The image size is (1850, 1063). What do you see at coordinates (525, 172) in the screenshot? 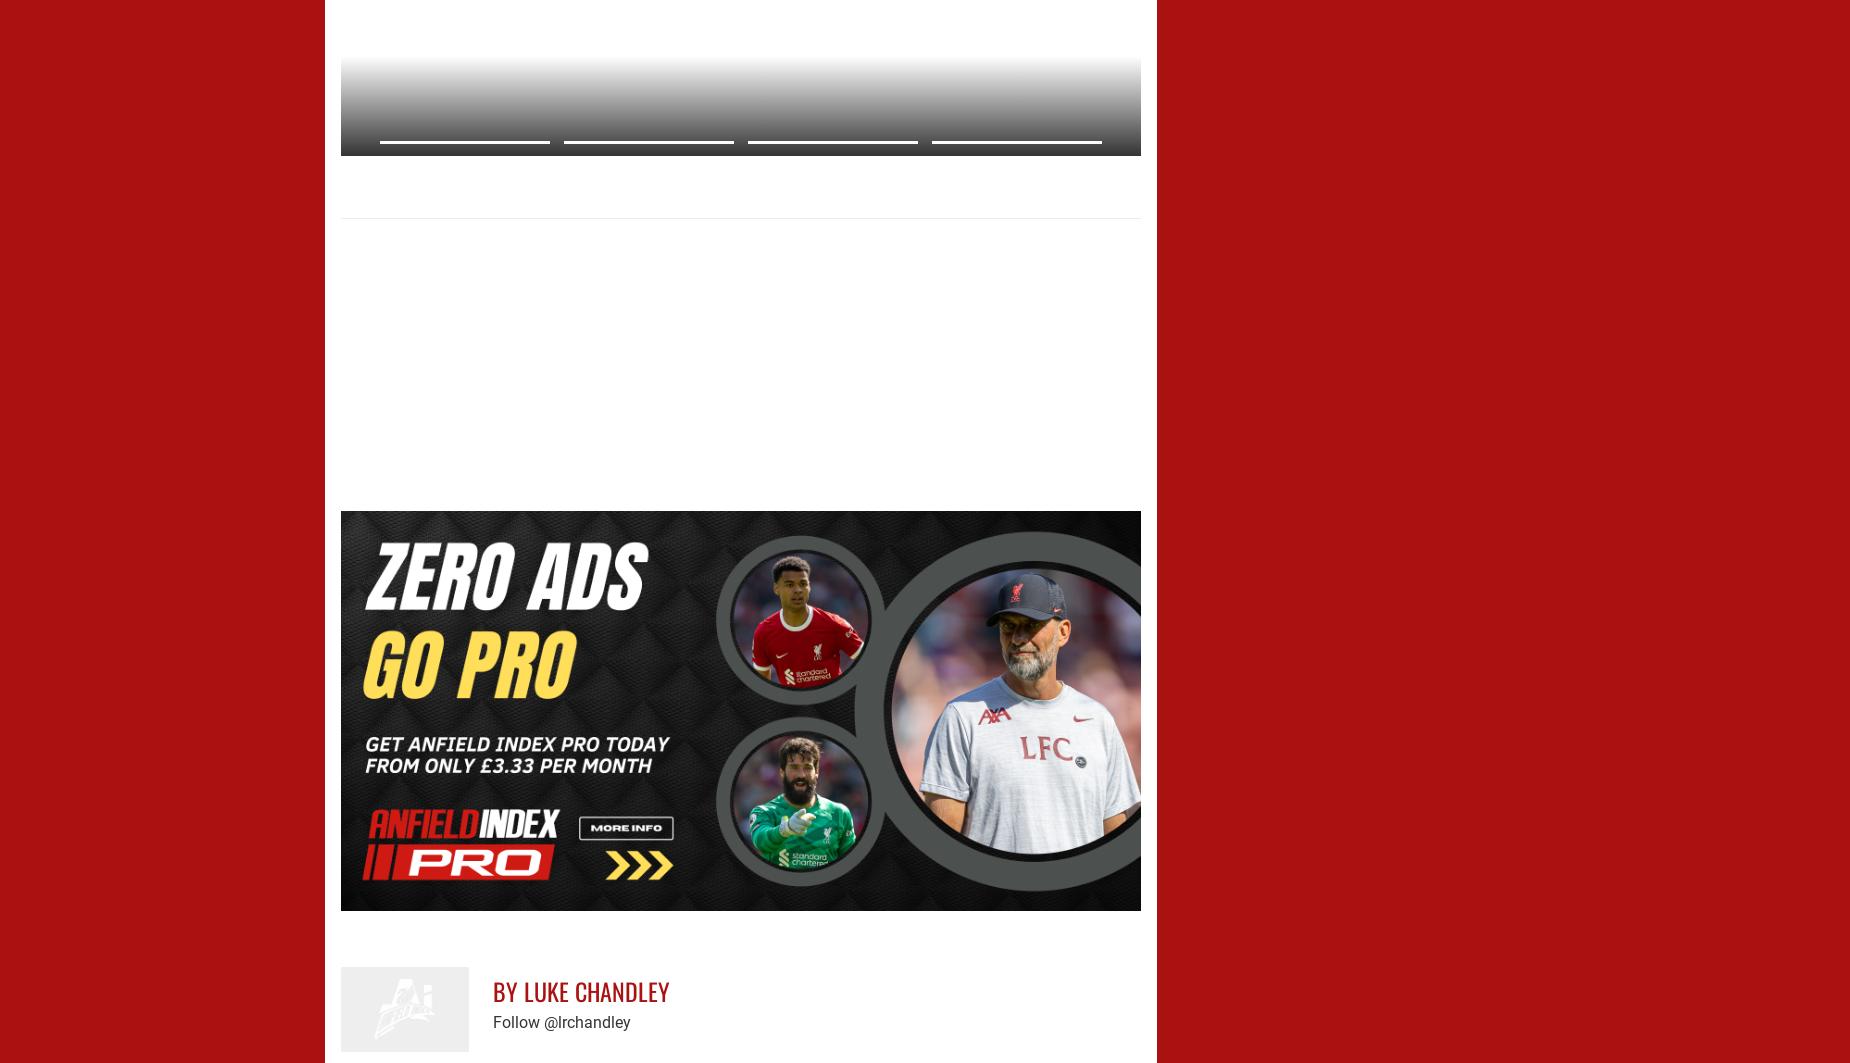
I see `'At 86, This Is Where Jack Nicholson Lives'` at bounding box center [525, 172].